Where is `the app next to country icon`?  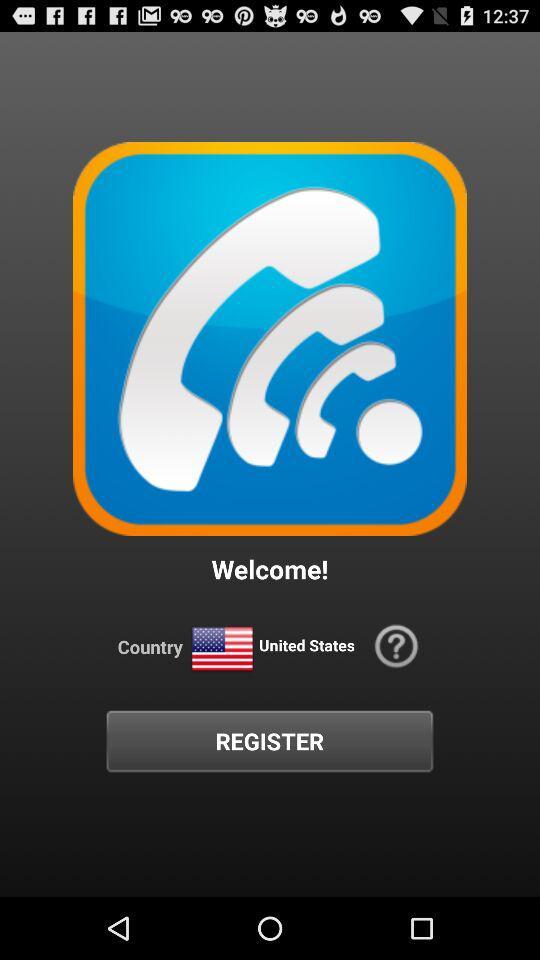 the app next to country icon is located at coordinates (221, 648).